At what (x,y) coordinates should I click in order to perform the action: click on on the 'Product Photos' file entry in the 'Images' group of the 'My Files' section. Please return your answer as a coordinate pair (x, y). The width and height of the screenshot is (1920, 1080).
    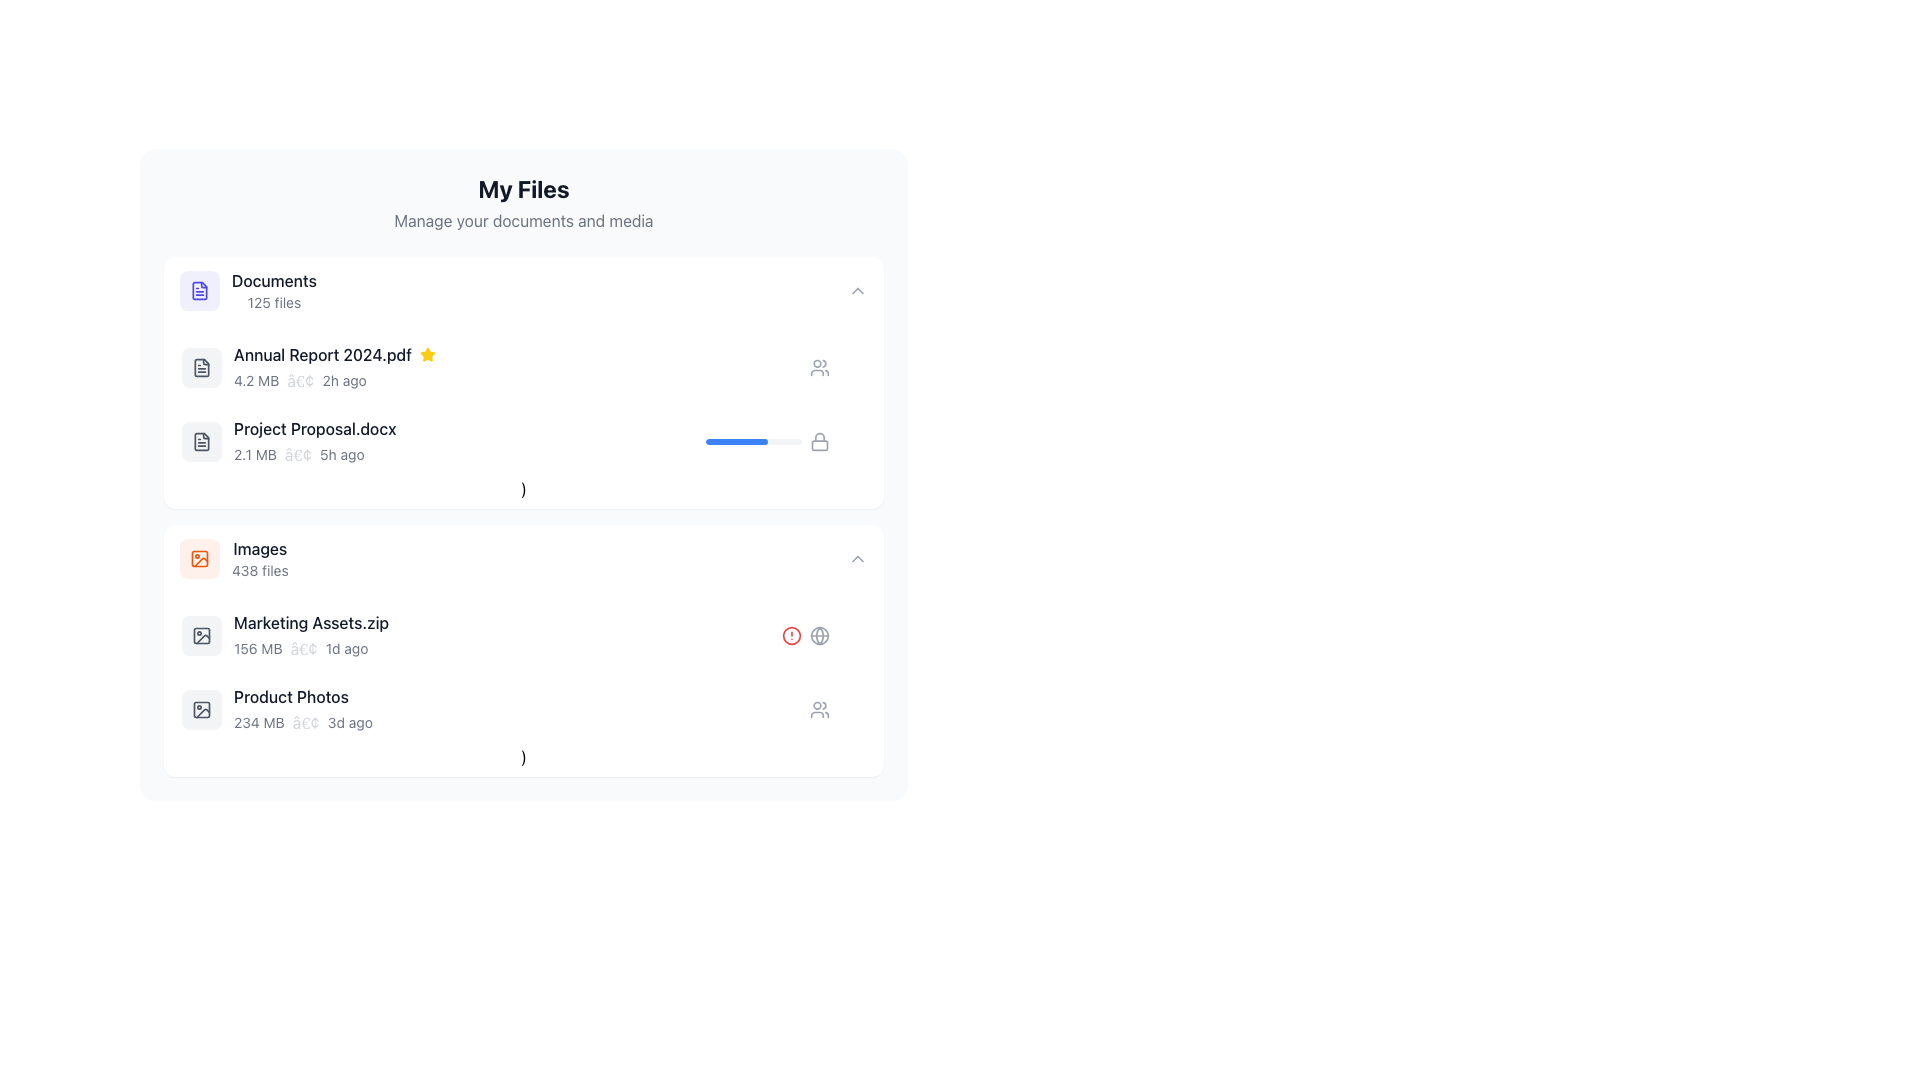
    Looking at the image, I should click on (522, 708).